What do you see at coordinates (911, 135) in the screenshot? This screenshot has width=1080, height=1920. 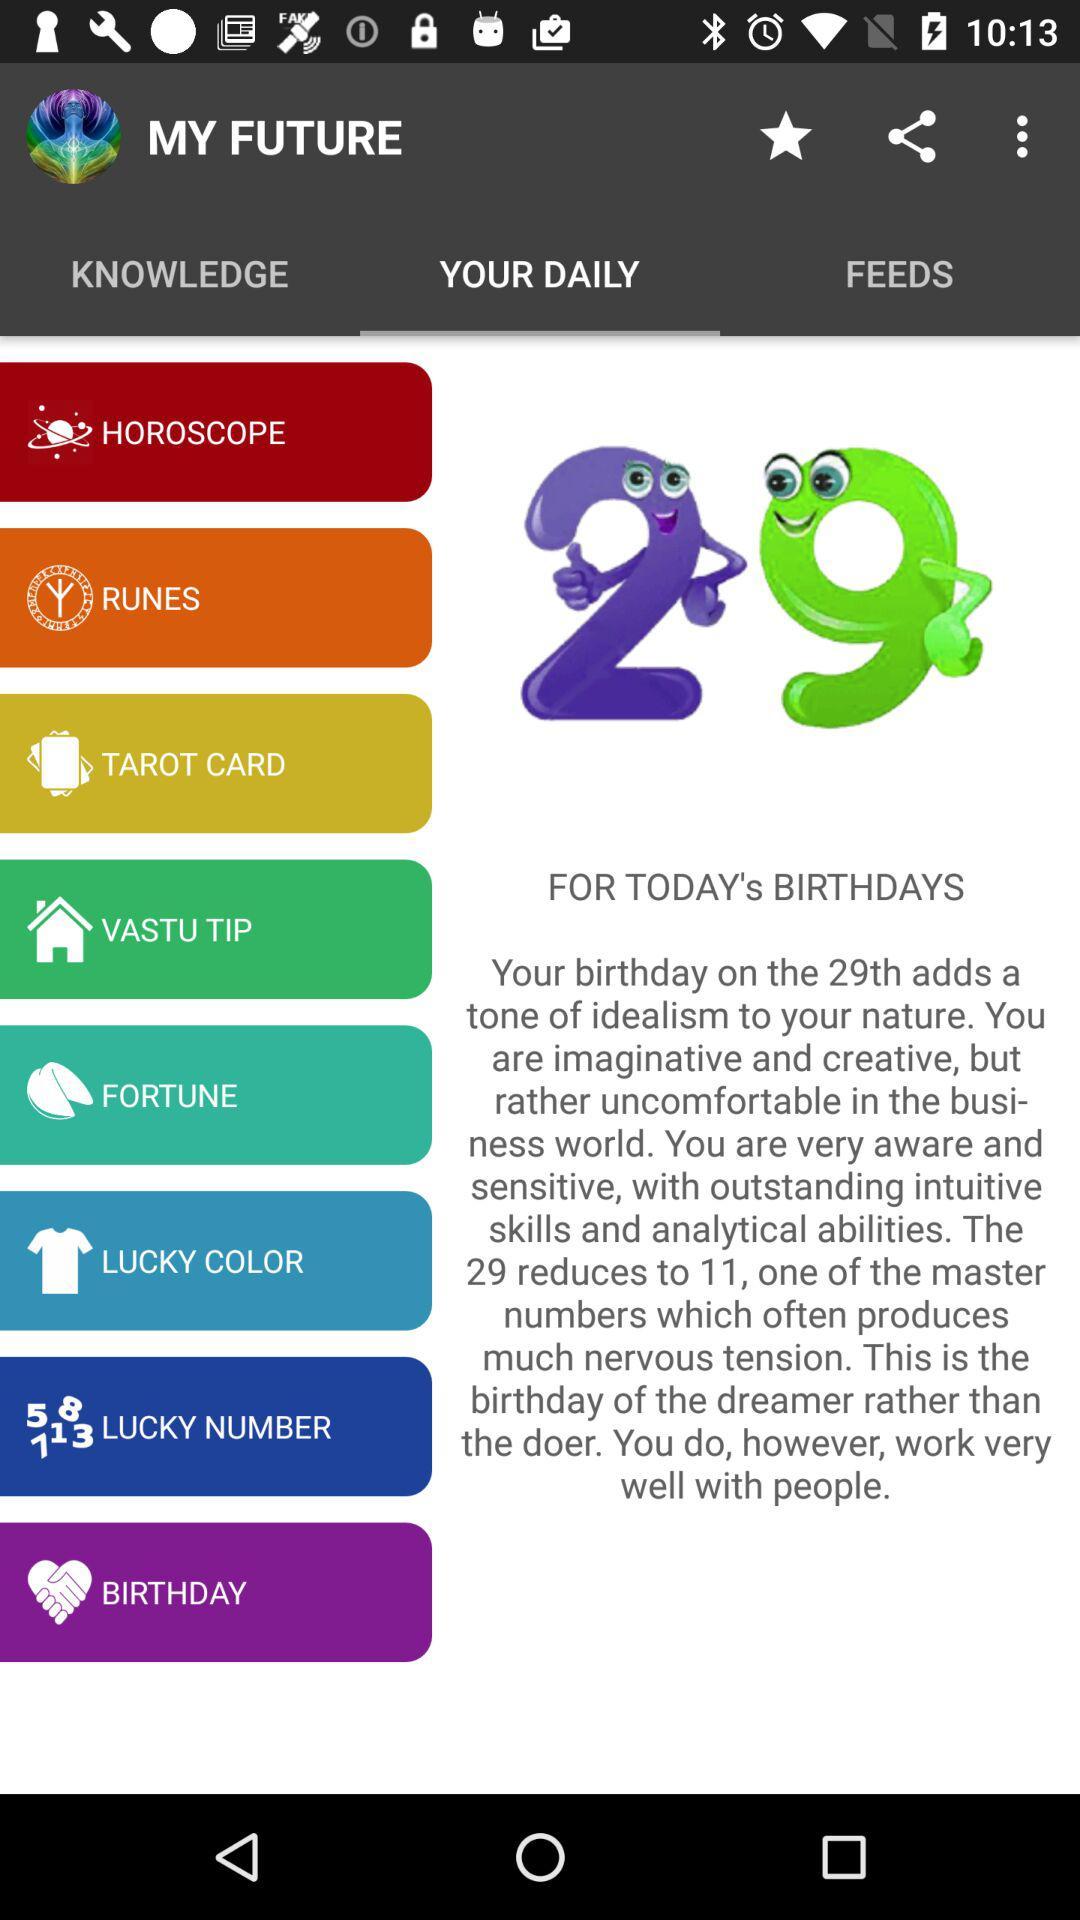 I see `share this information` at bounding box center [911, 135].